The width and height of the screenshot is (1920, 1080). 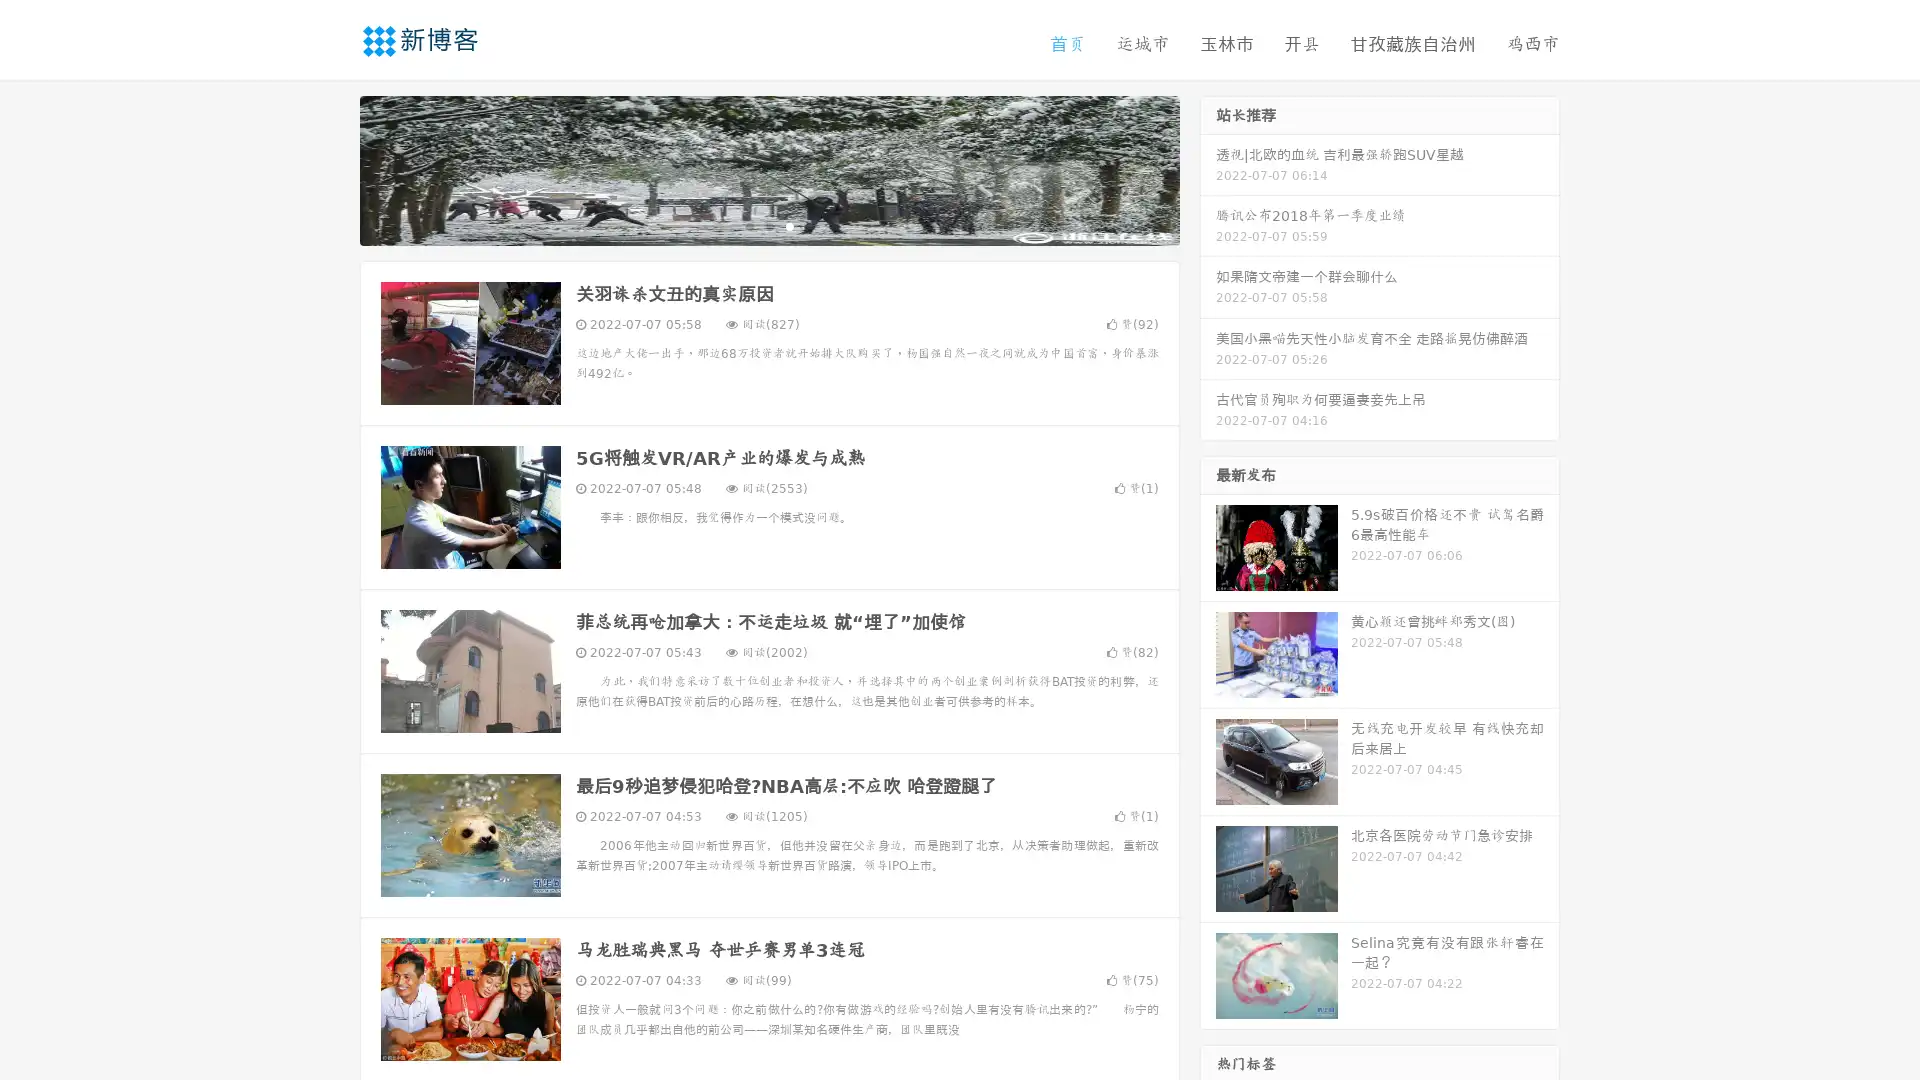 What do you see at coordinates (1208, 168) in the screenshot?
I see `Next slide` at bounding box center [1208, 168].